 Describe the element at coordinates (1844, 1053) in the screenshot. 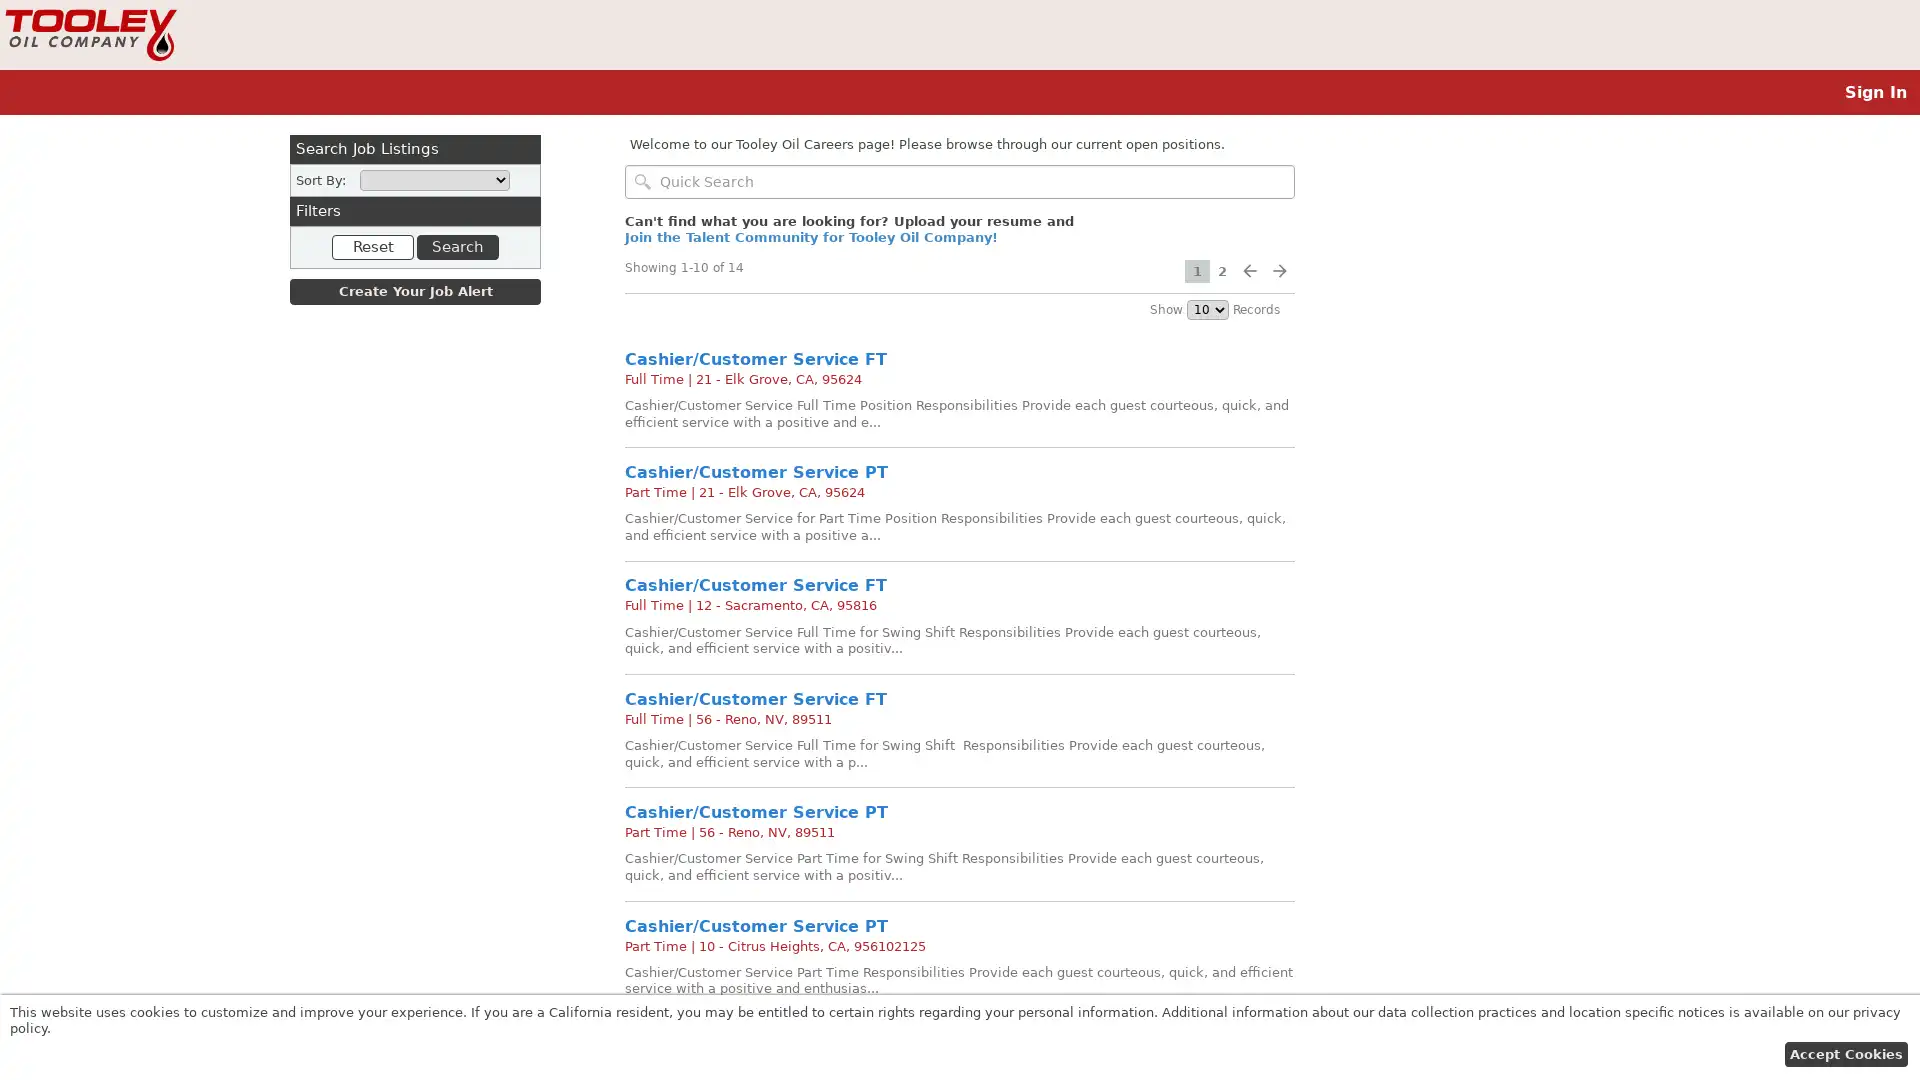

I see `Accept Cookies` at that location.